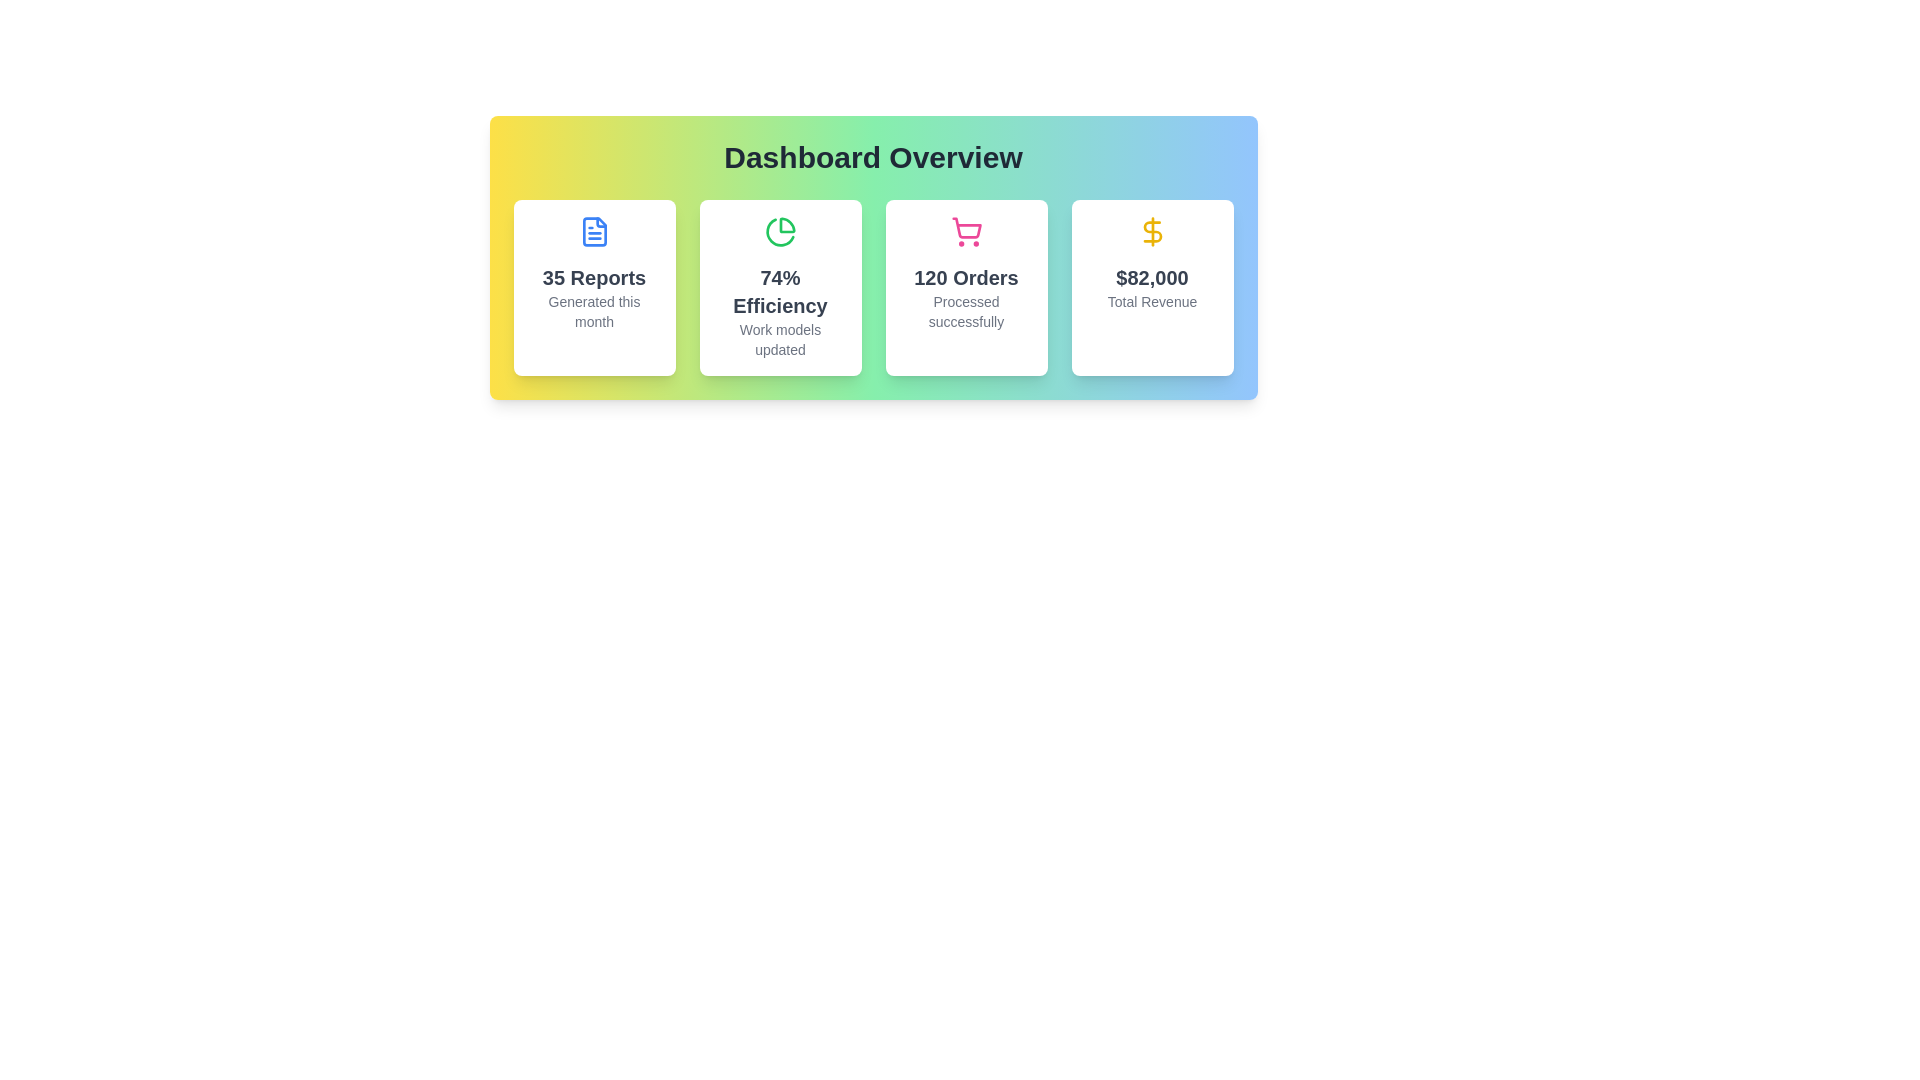  I want to click on the shopping cart icon located in the third column of the dashboard summary panel, which indicates the number of orders processed successfully, so click(966, 227).